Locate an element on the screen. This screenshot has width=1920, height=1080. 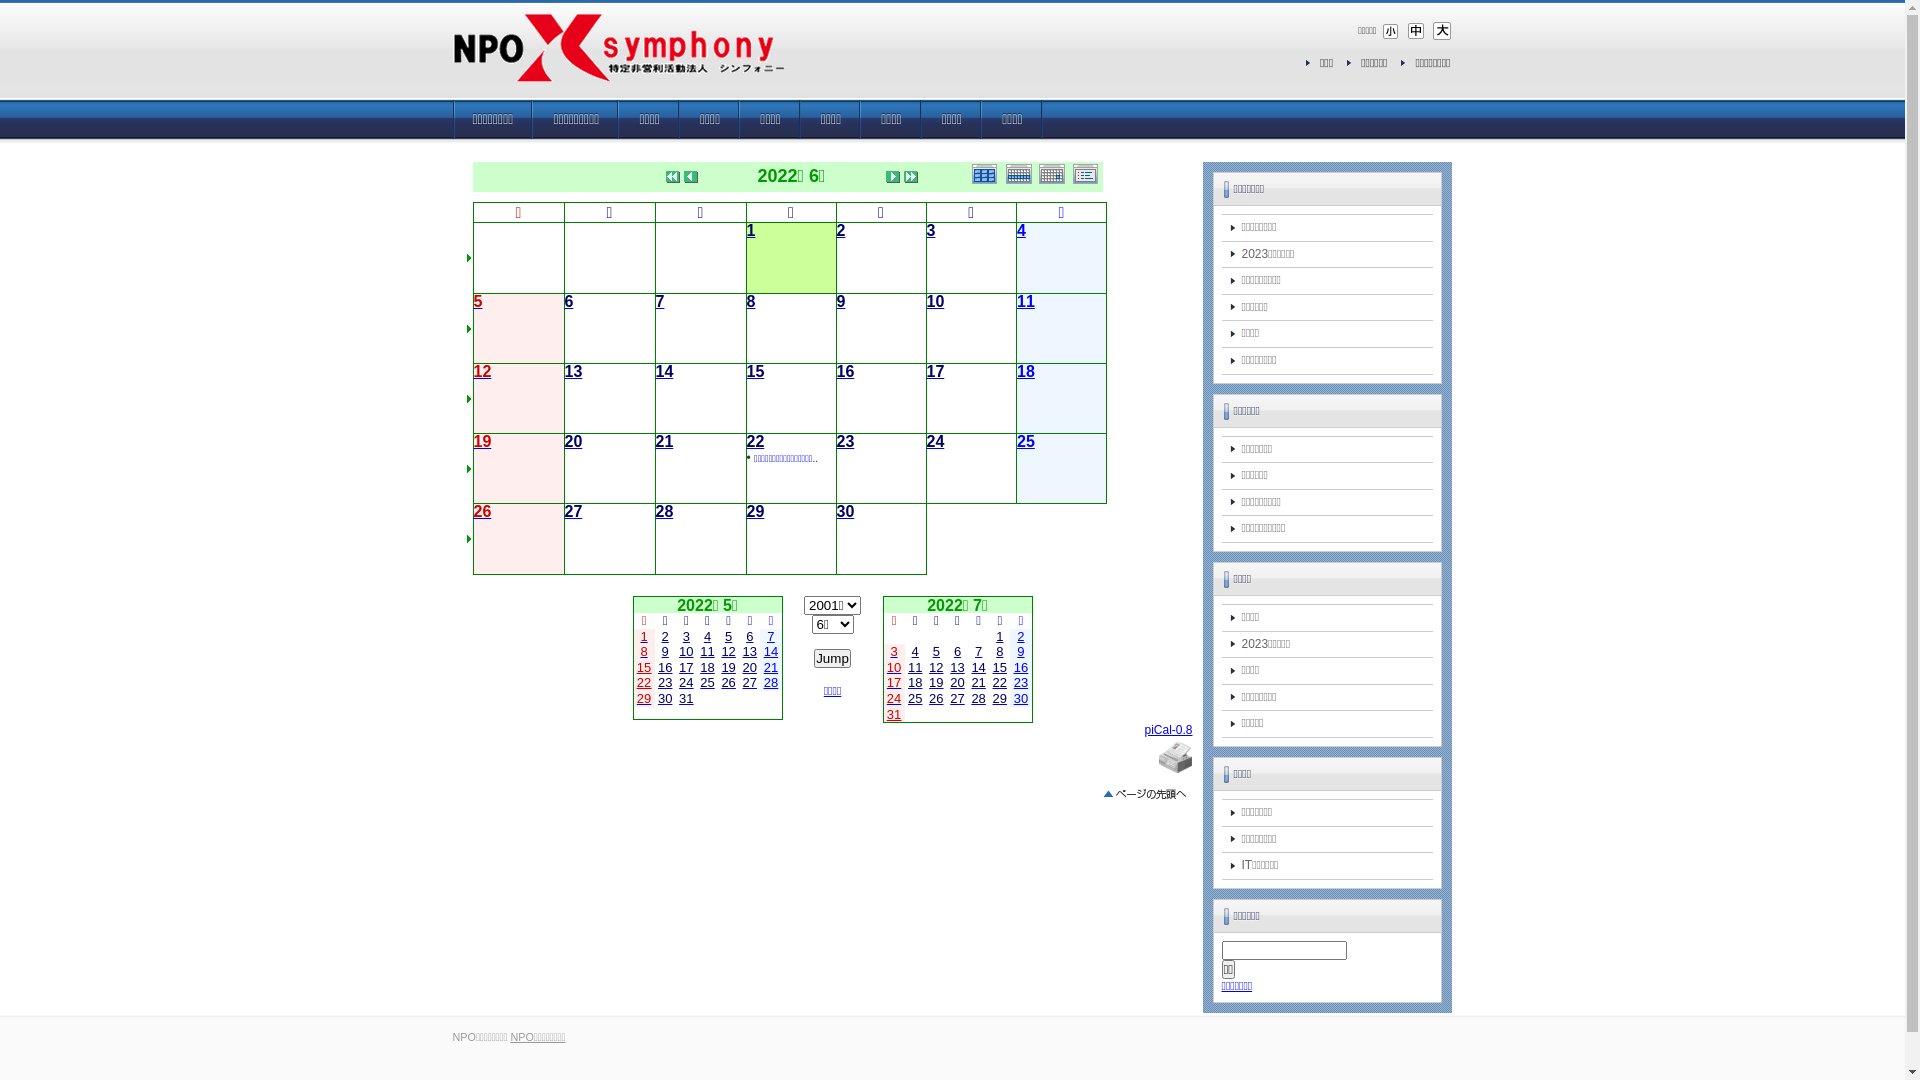
'17' is located at coordinates (934, 373).